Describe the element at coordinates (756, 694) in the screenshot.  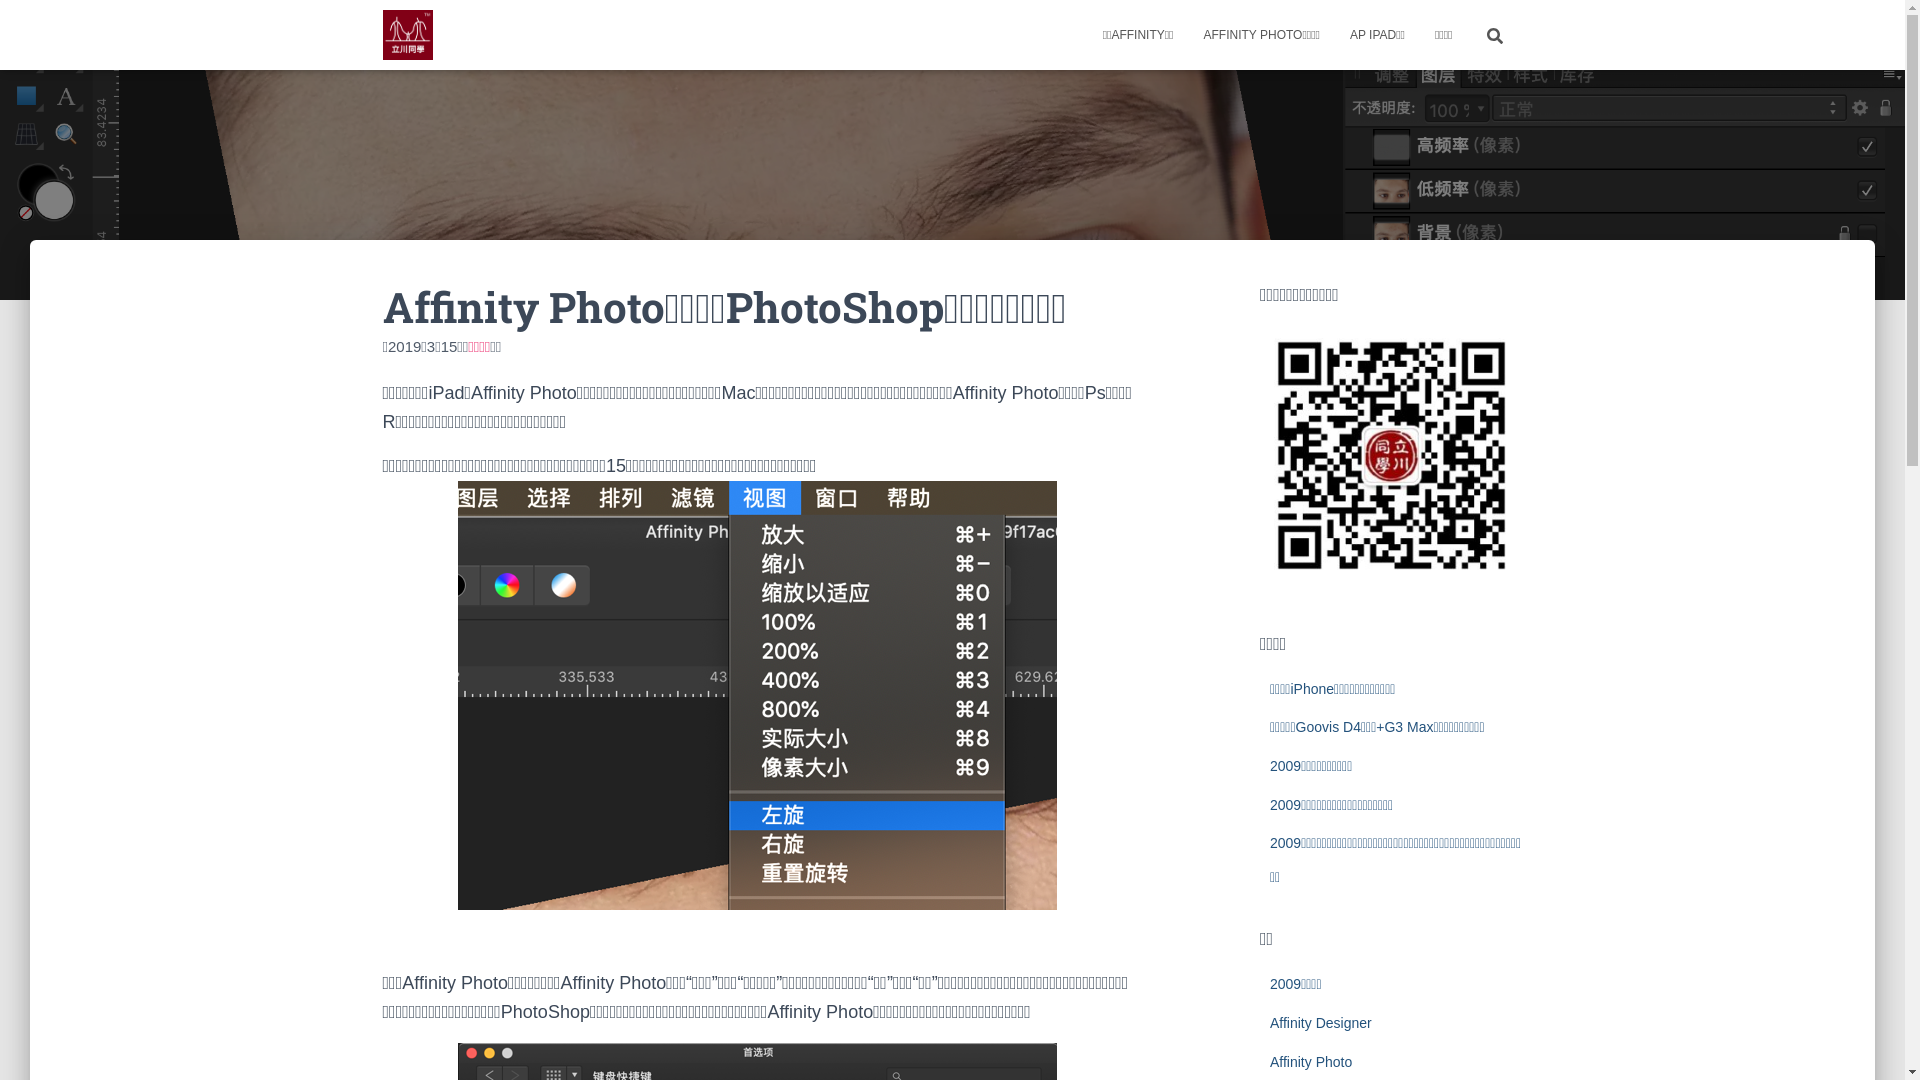
I see `'rotatecanvas.png'` at that location.